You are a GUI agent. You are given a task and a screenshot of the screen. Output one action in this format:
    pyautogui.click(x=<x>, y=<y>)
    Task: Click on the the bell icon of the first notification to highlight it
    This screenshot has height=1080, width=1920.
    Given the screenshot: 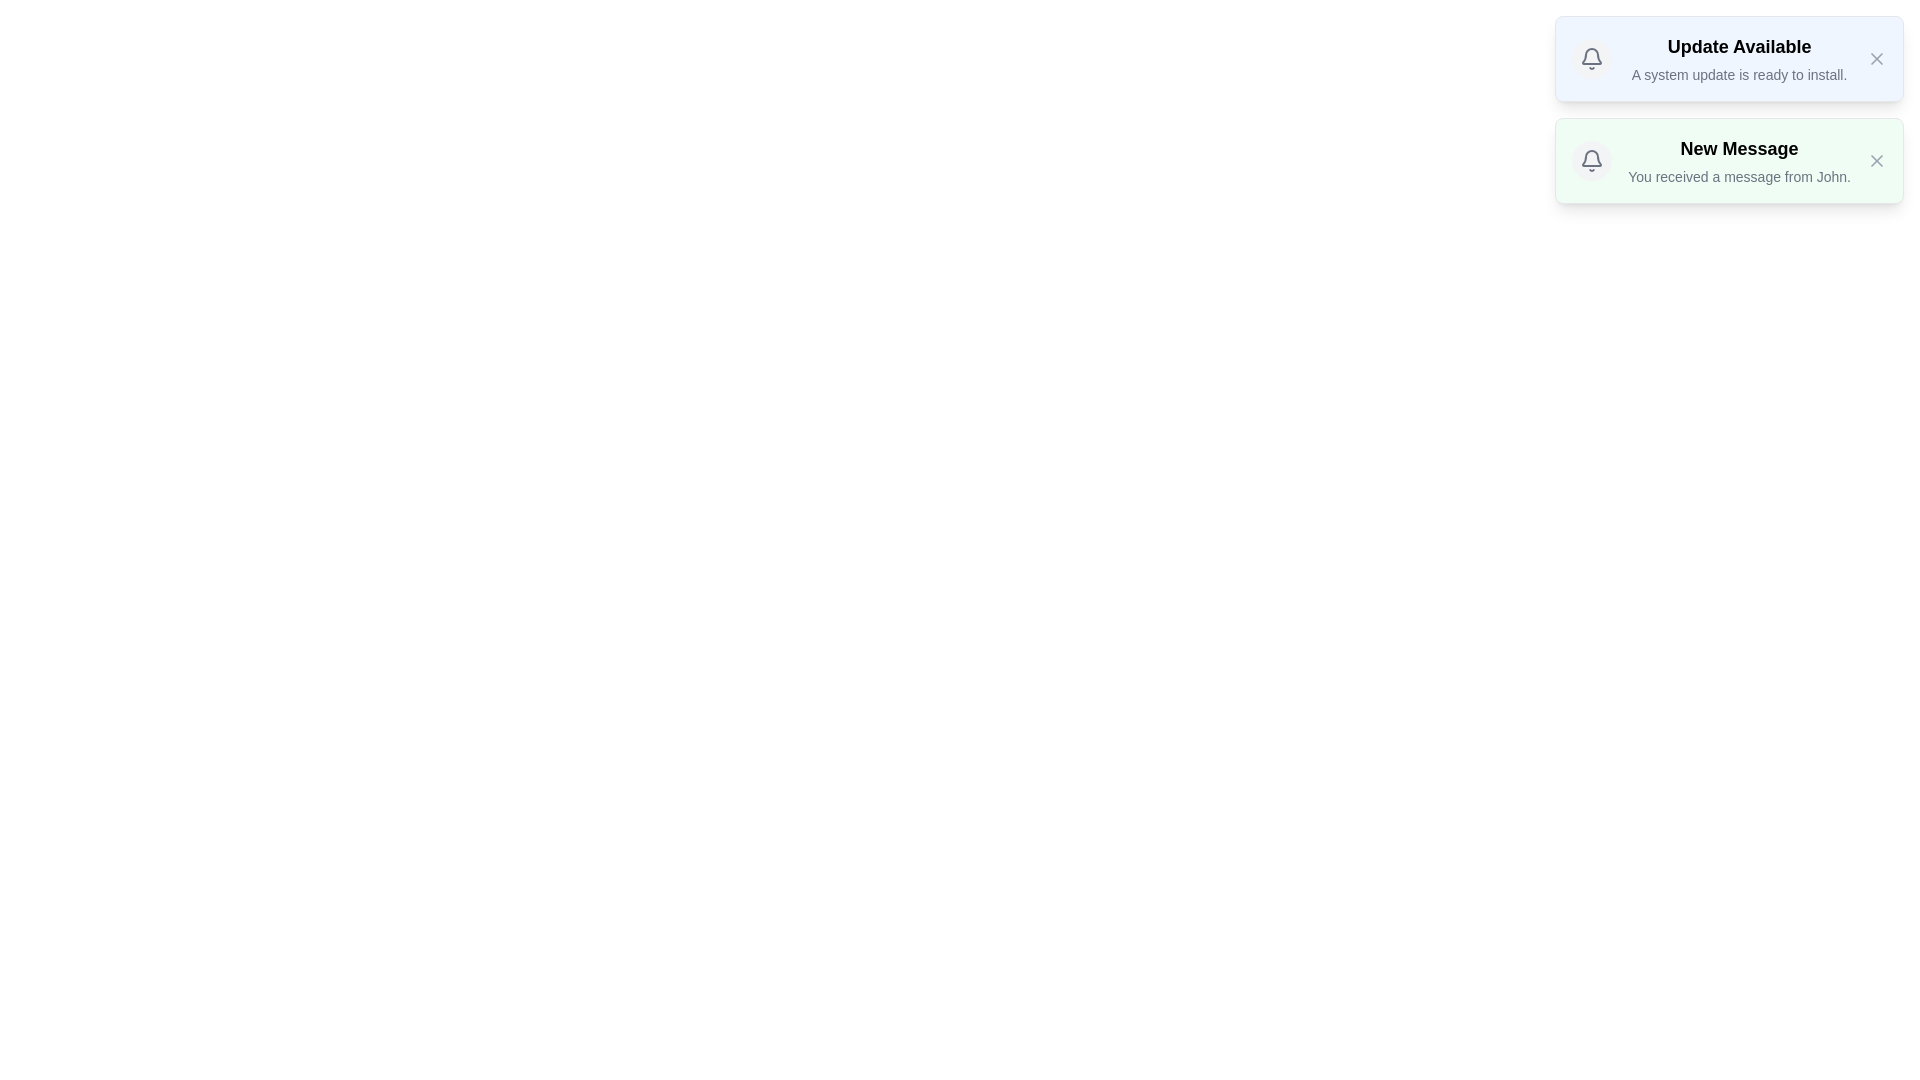 What is the action you would take?
    pyautogui.click(x=1591, y=57)
    